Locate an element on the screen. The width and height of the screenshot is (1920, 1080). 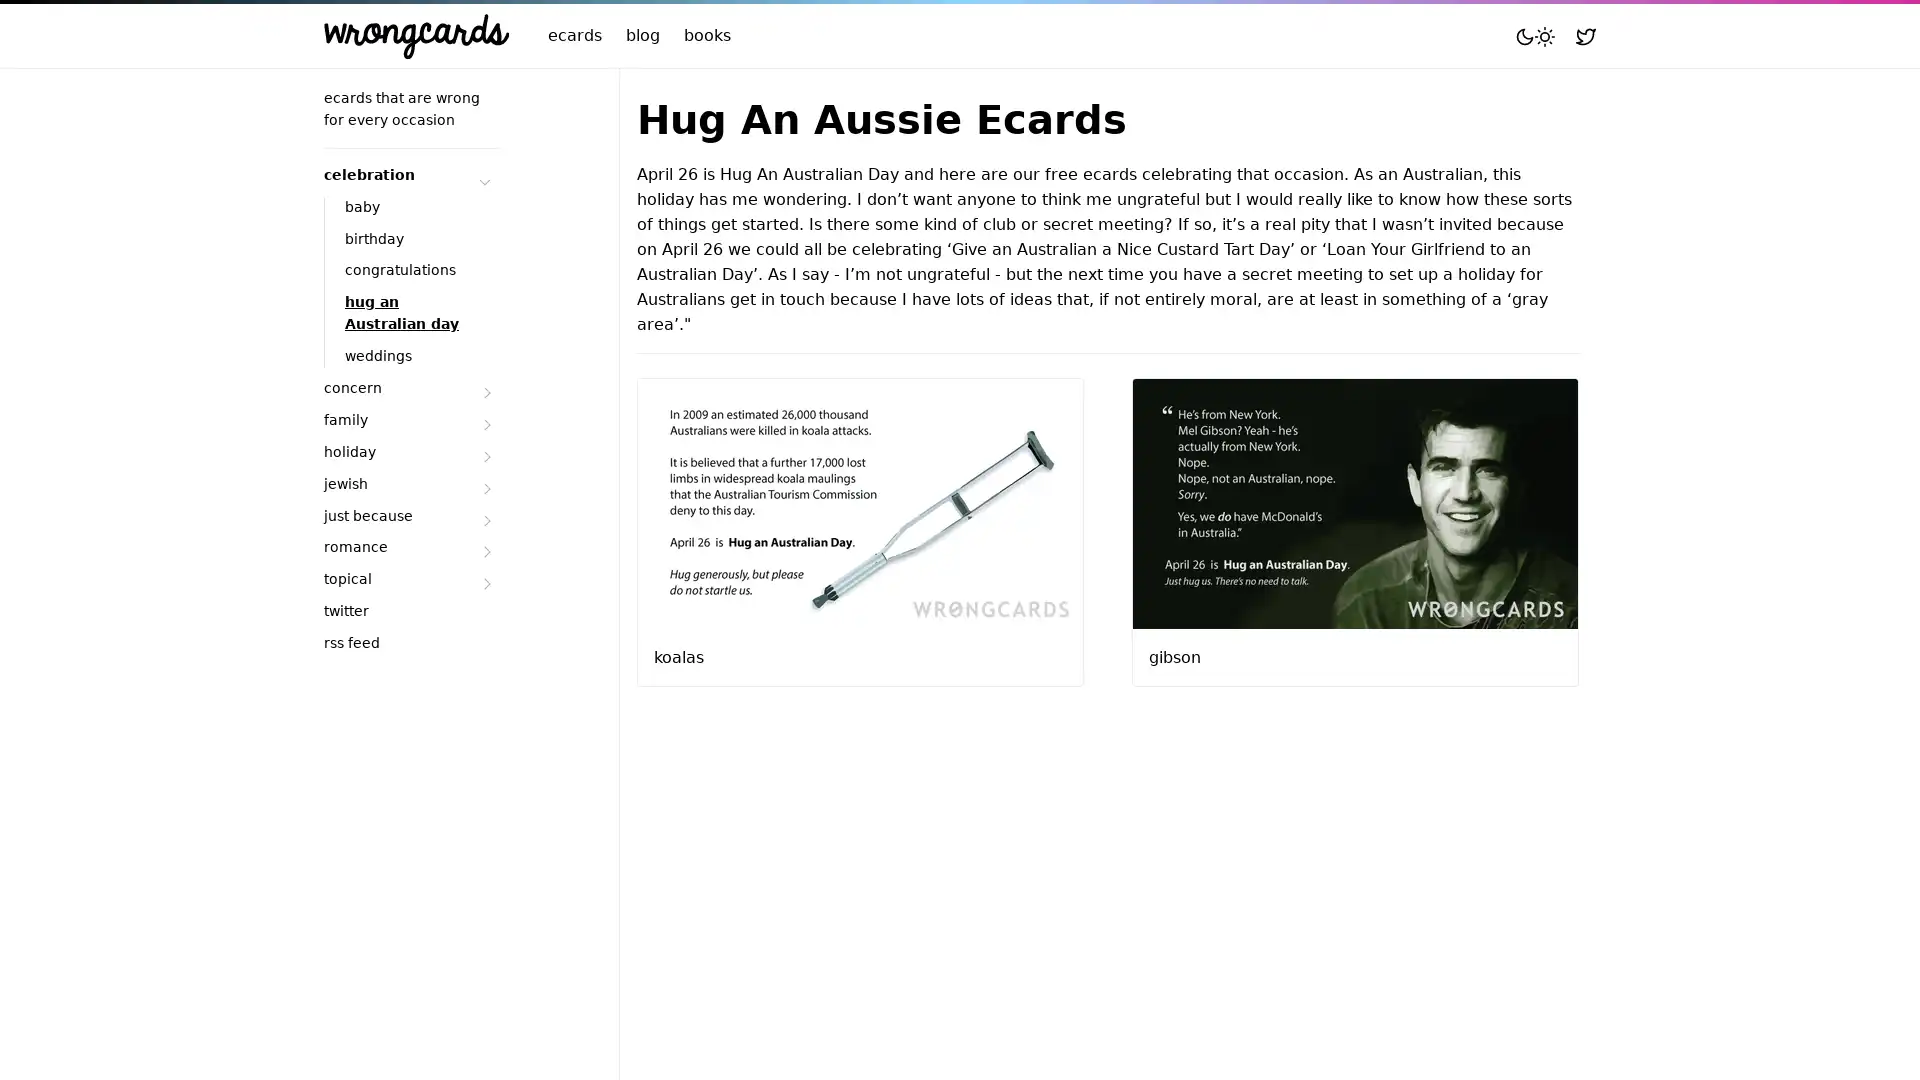
Submenu is located at coordinates (484, 519).